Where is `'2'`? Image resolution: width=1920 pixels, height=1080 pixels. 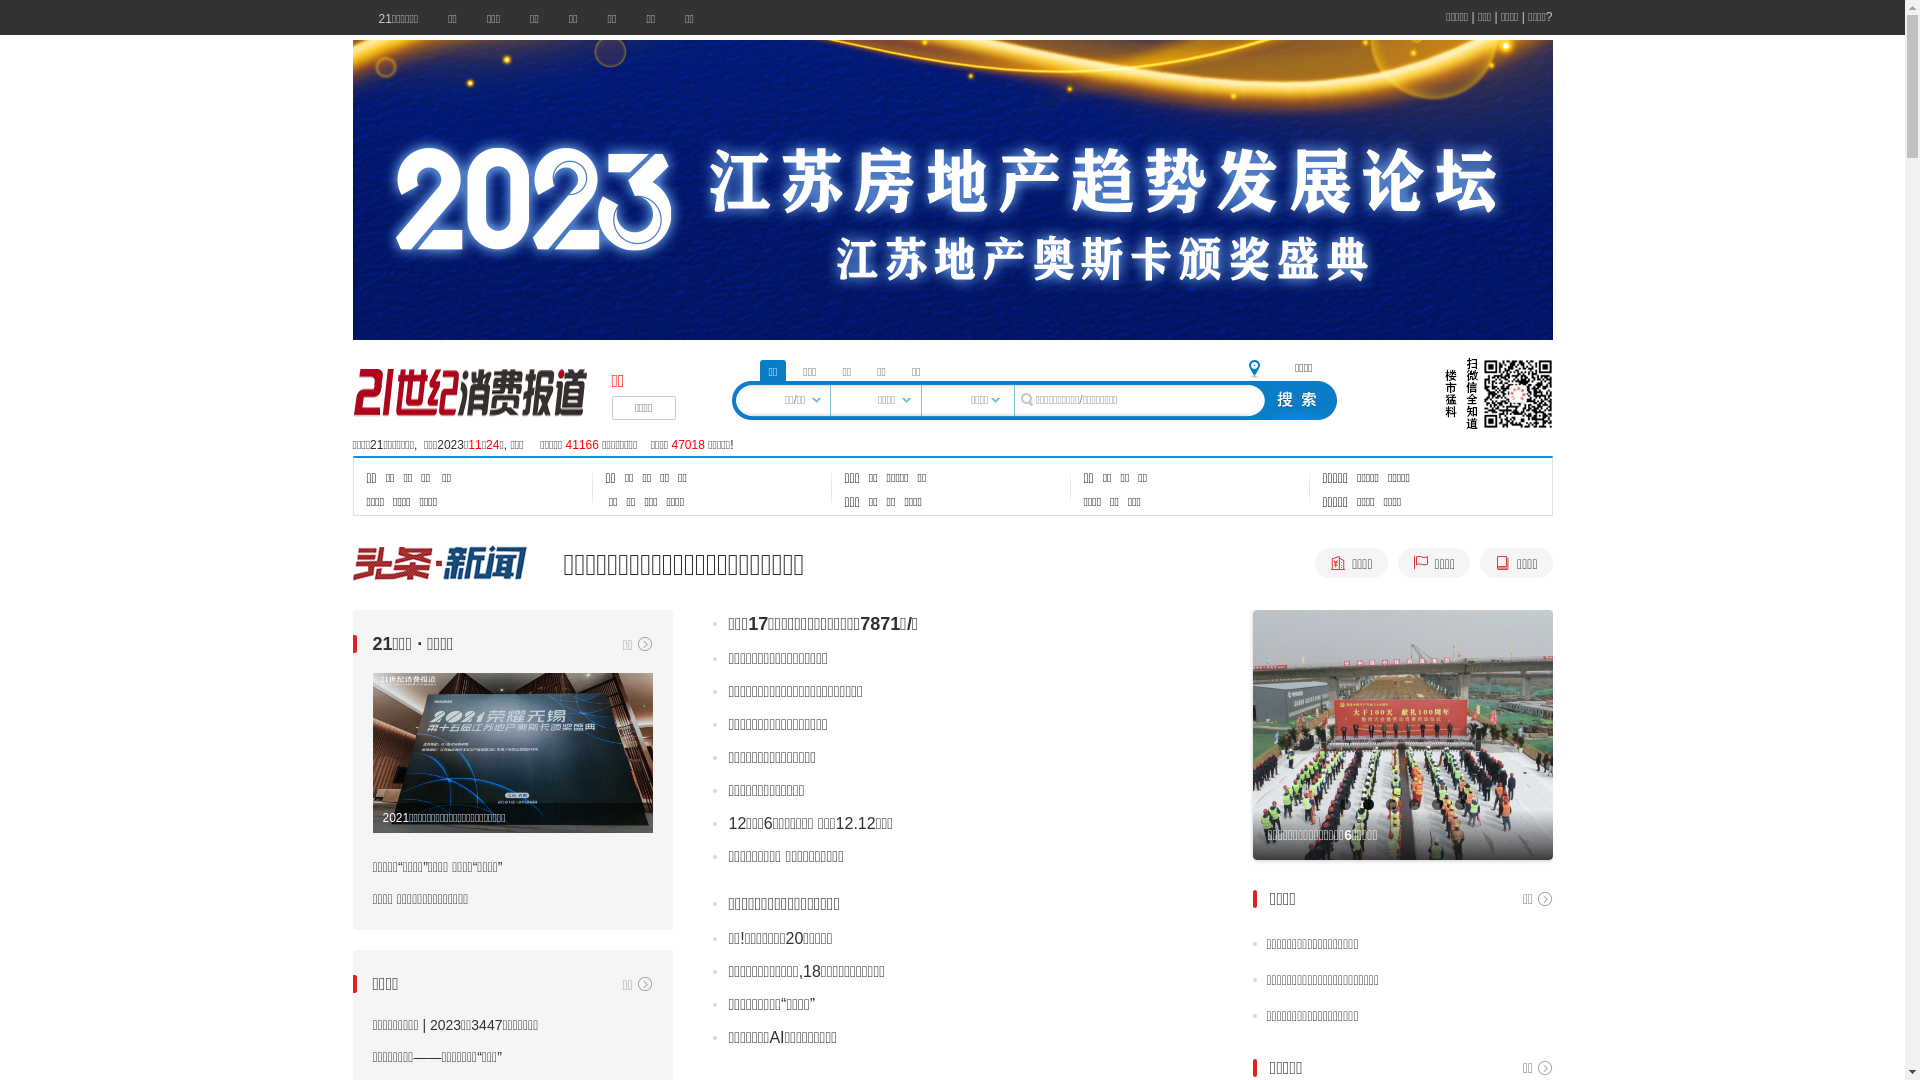
'2' is located at coordinates (1366, 803).